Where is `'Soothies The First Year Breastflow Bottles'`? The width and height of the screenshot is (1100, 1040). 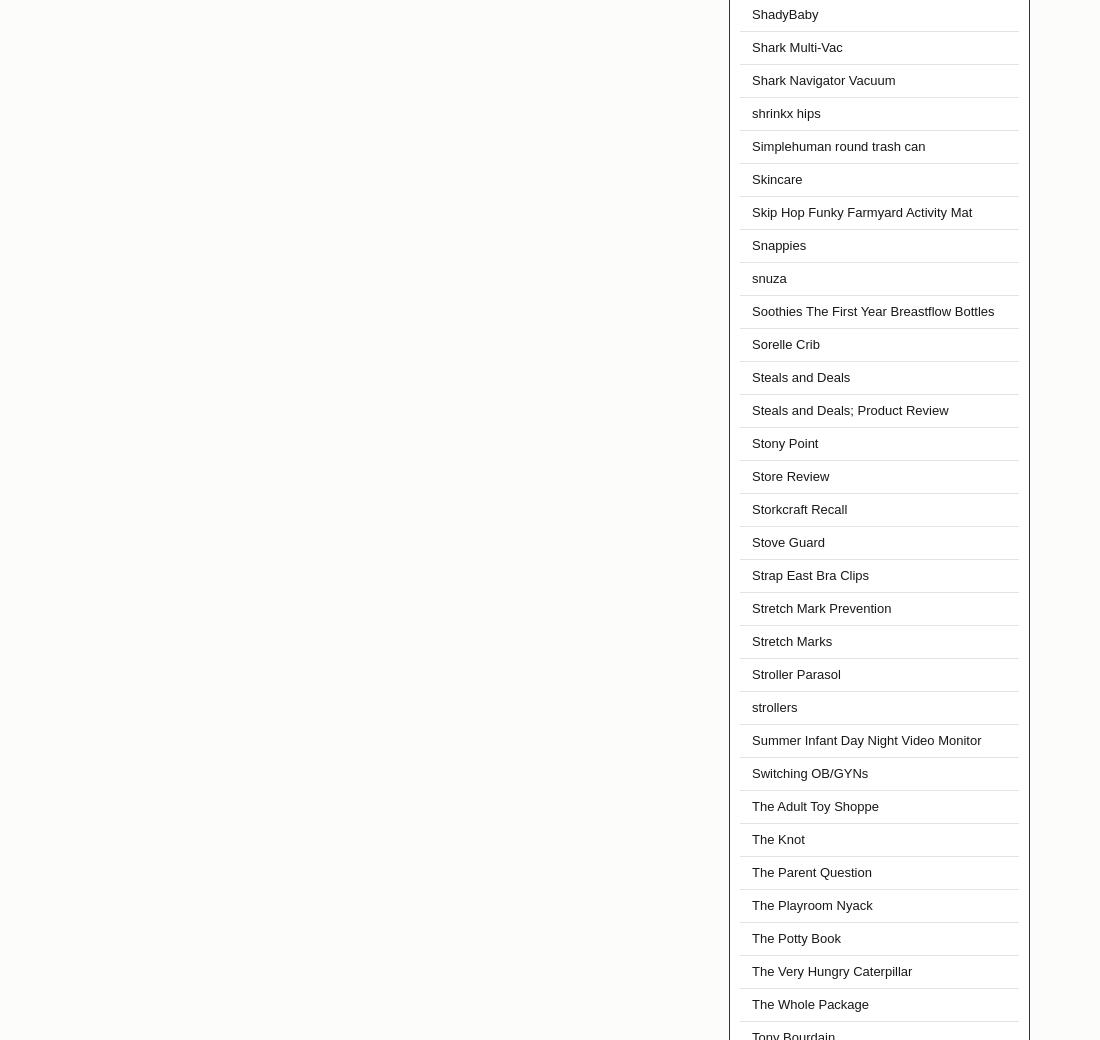 'Soothies The First Year Breastflow Bottles' is located at coordinates (871, 310).